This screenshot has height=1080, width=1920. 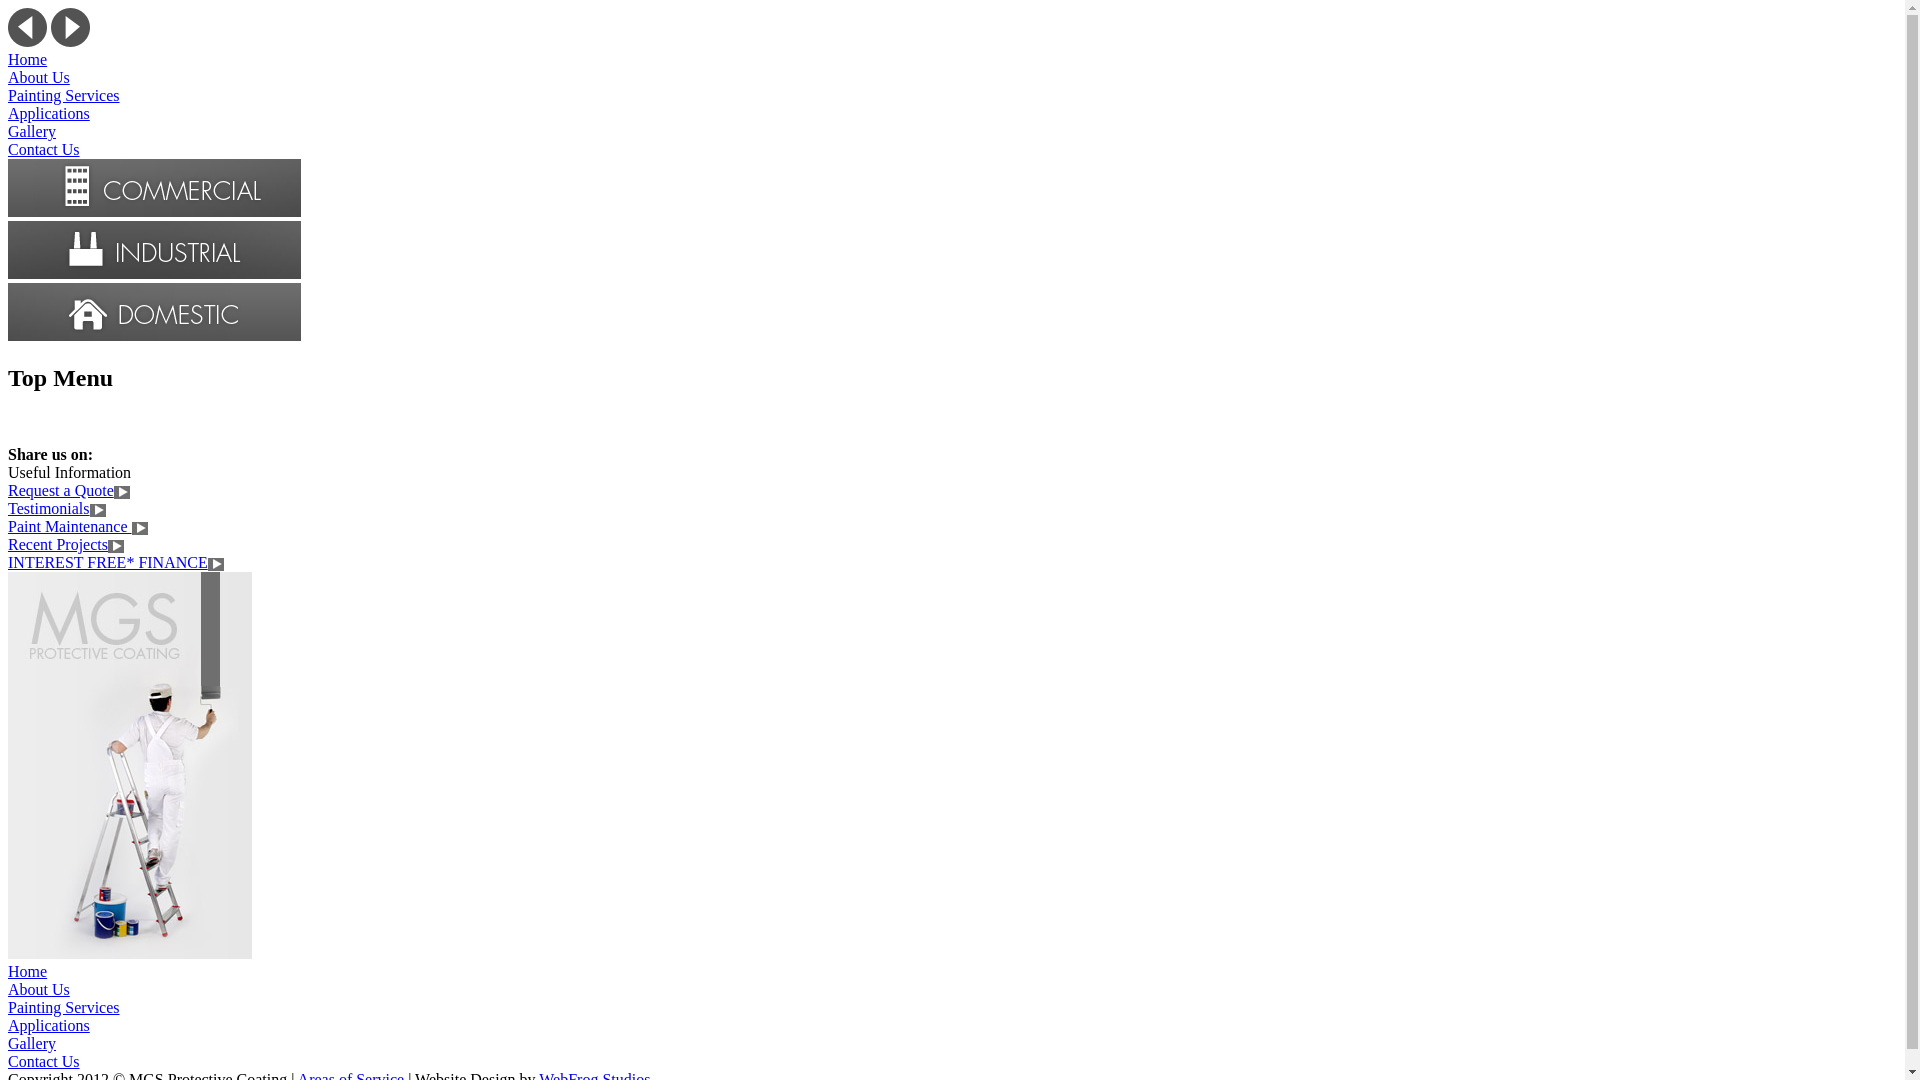 I want to click on 'Get your property painted my the best at MGS', so click(x=128, y=765).